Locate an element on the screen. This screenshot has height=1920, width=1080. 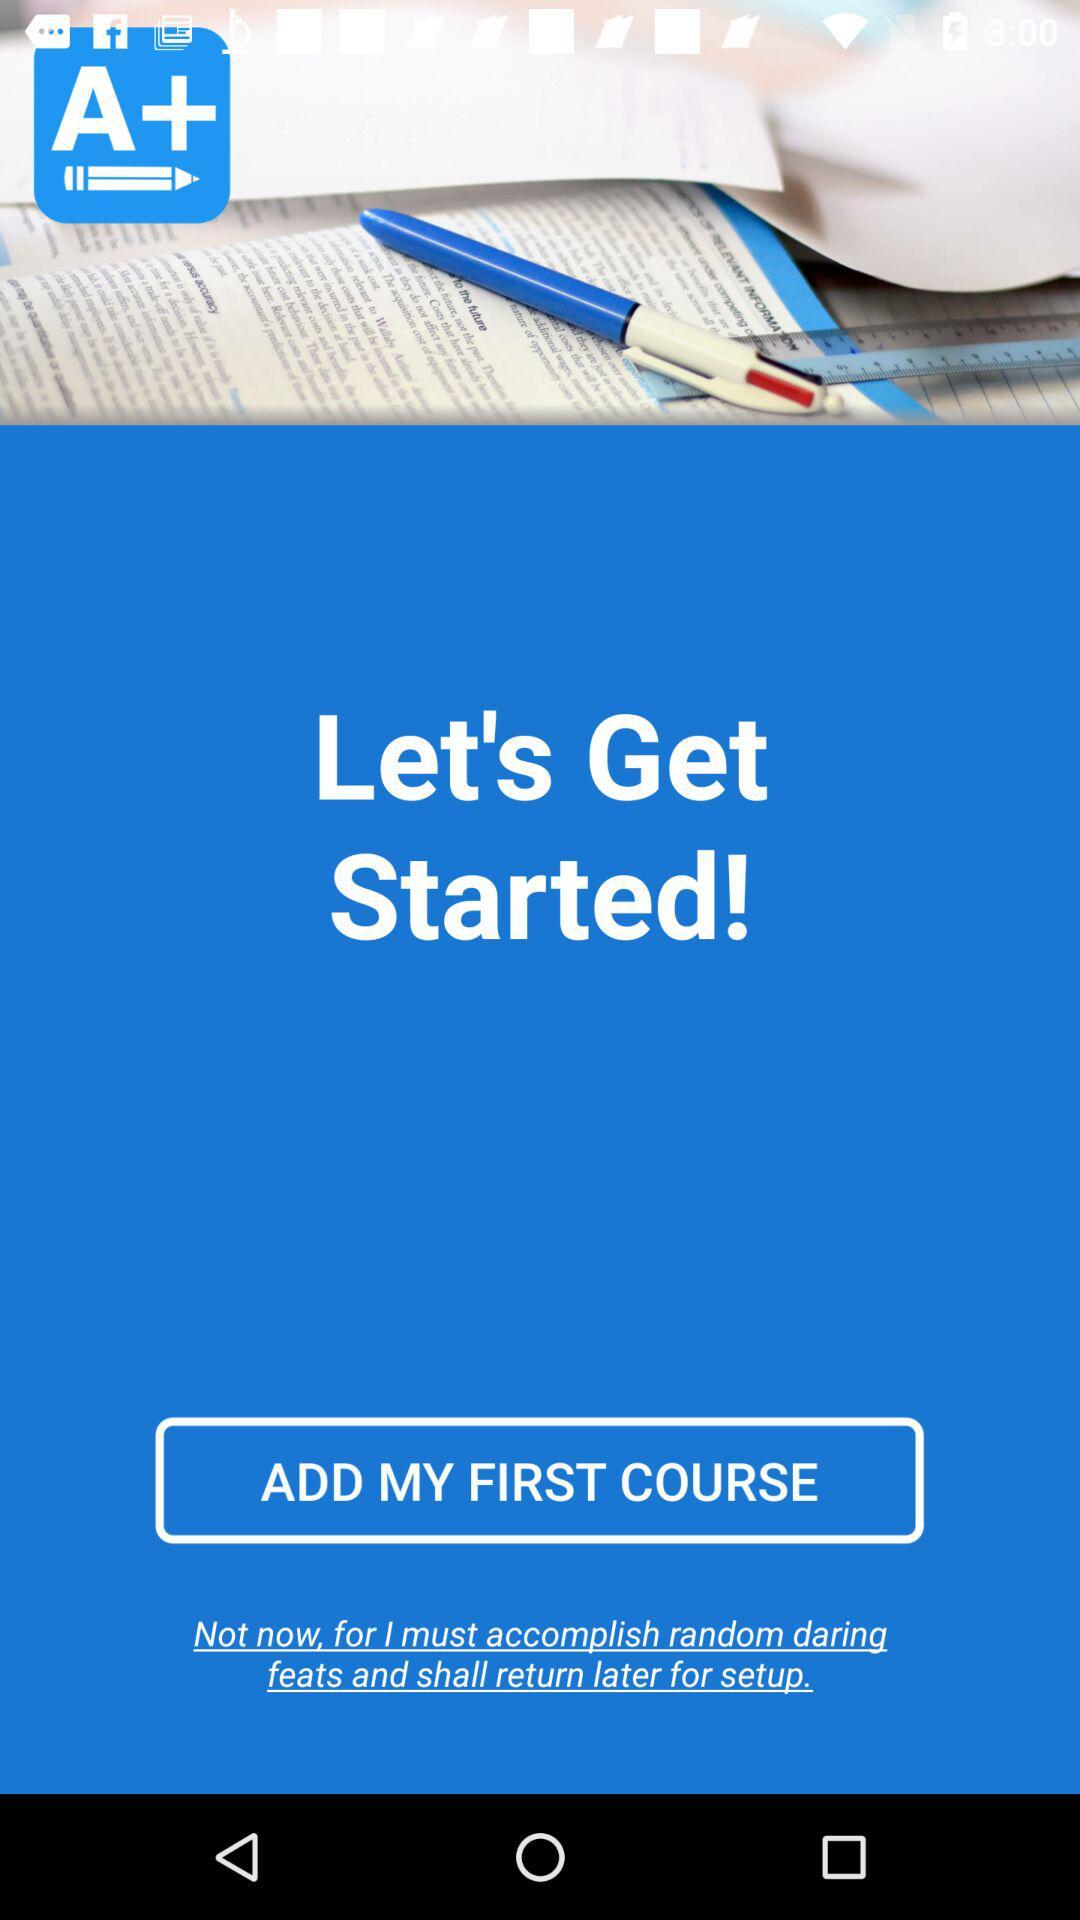
not now for is located at coordinates (540, 1652).